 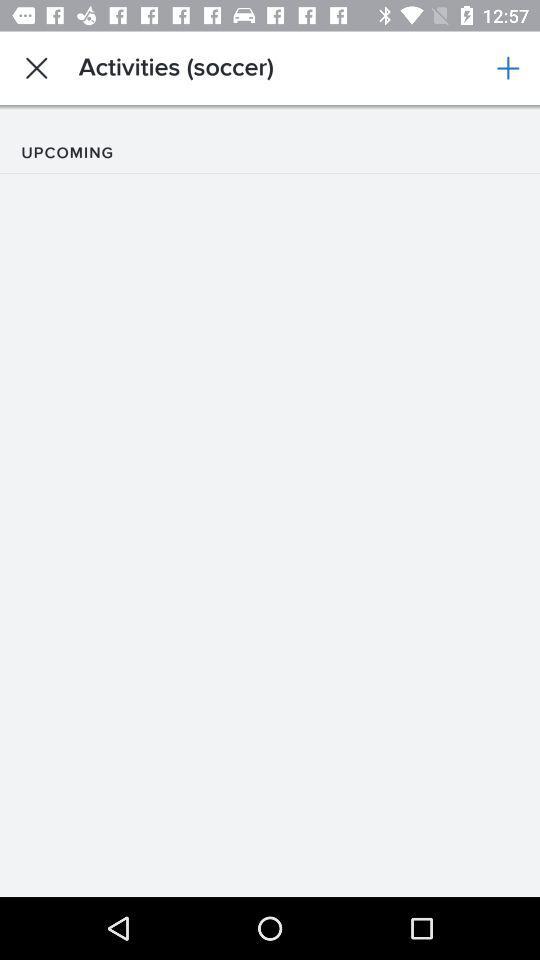 I want to click on the icon next to the activities (soccer) app, so click(x=36, y=68).